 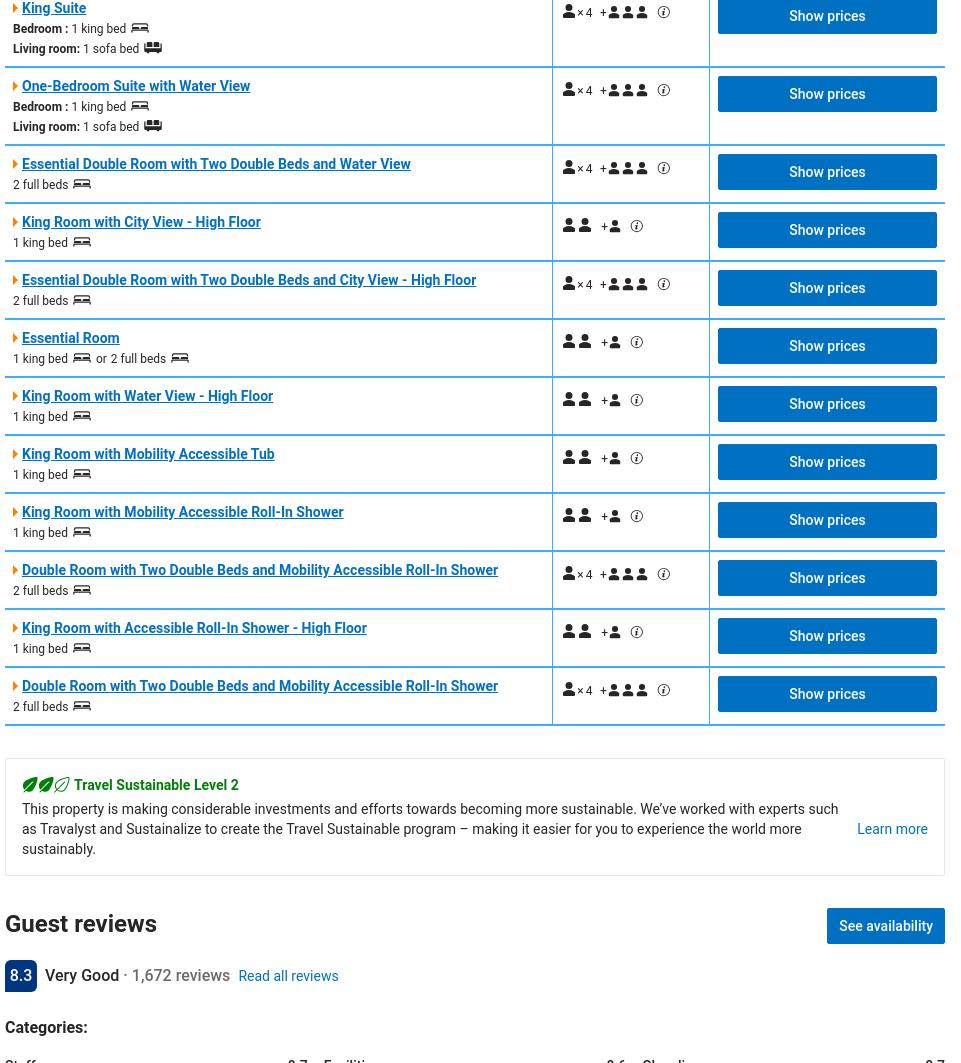 I want to click on 'Travel Sustainable Level 2', so click(x=73, y=782).